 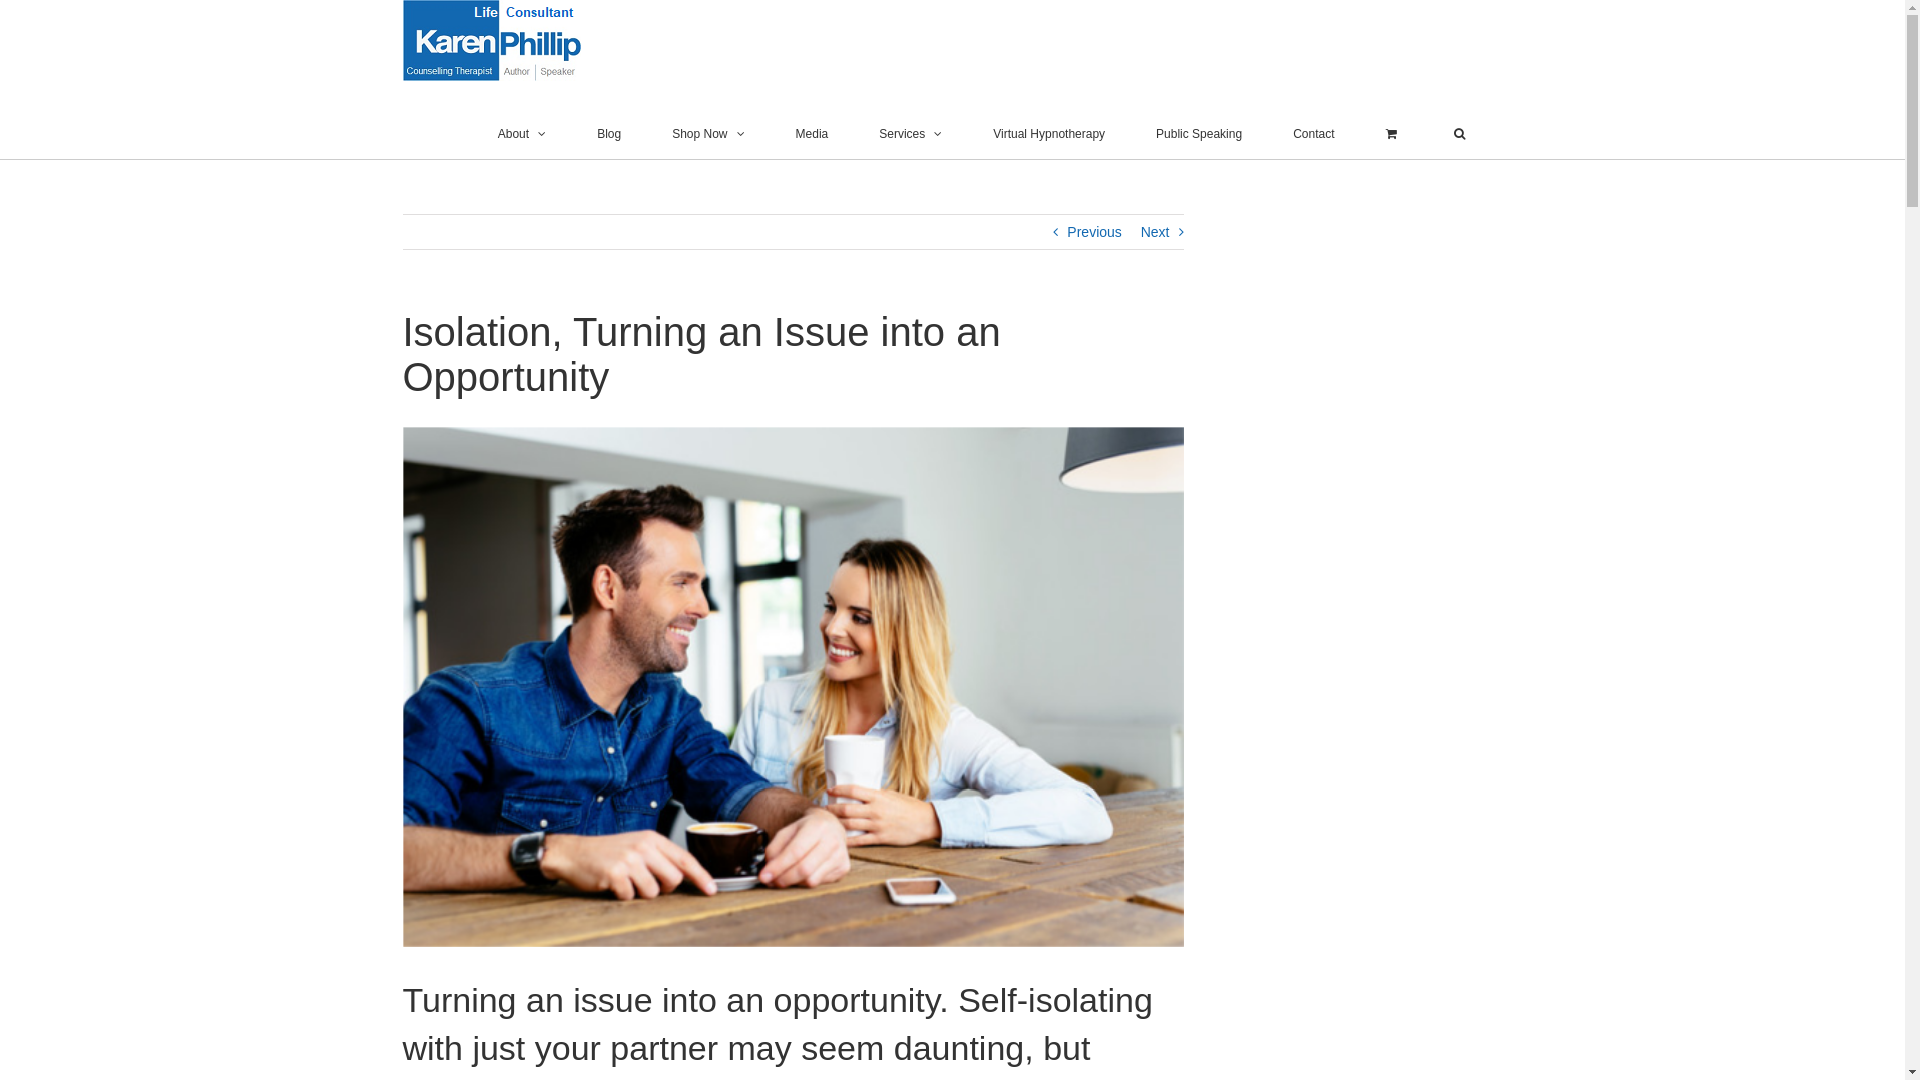 What do you see at coordinates (1313, 134) in the screenshot?
I see `'Contact'` at bounding box center [1313, 134].